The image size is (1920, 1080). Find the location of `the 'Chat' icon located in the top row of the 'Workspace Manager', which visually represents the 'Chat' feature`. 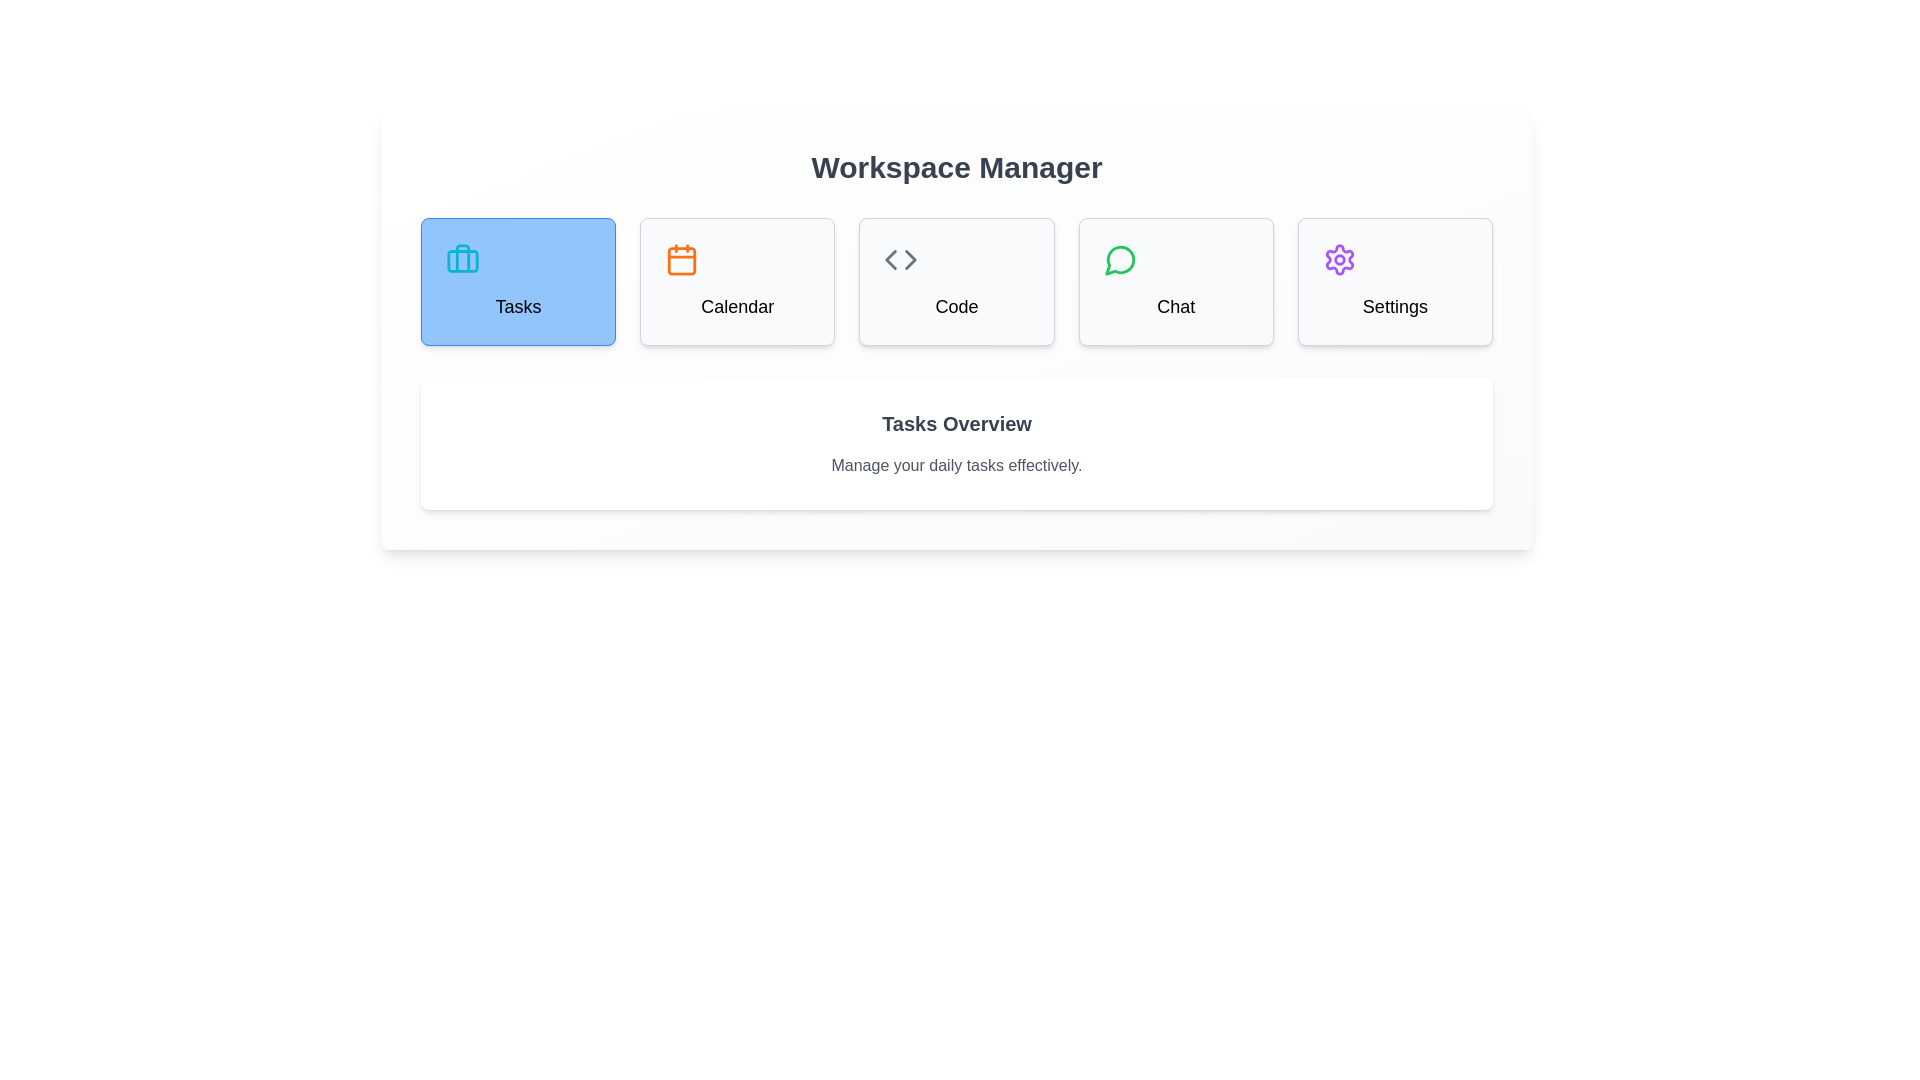

the 'Chat' icon located in the top row of the 'Workspace Manager', which visually represents the 'Chat' feature is located at coordinates (1120, 258).